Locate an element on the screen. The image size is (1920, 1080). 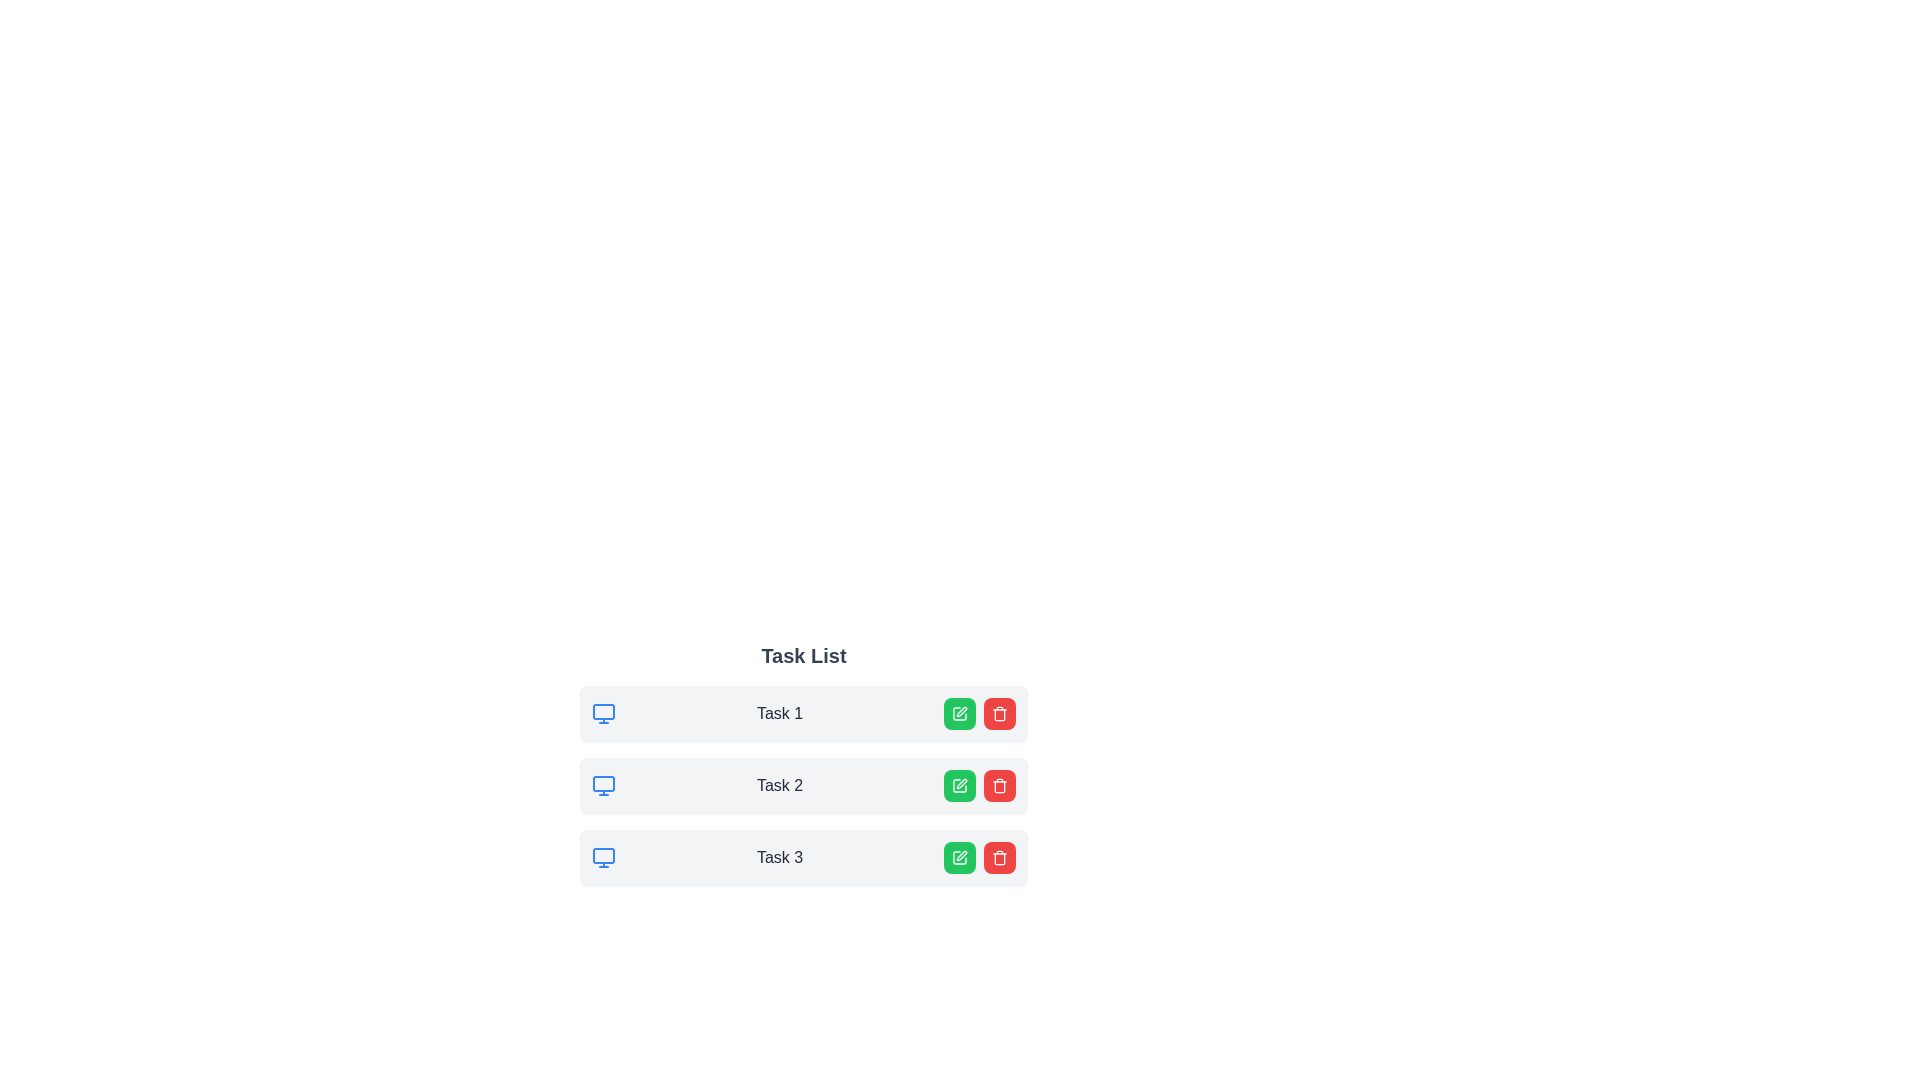
the square-shaped icon button with a pen symbol inside, located on the right side of the first row in the task list, to initiate task editing is located at coordinates (960, 712).